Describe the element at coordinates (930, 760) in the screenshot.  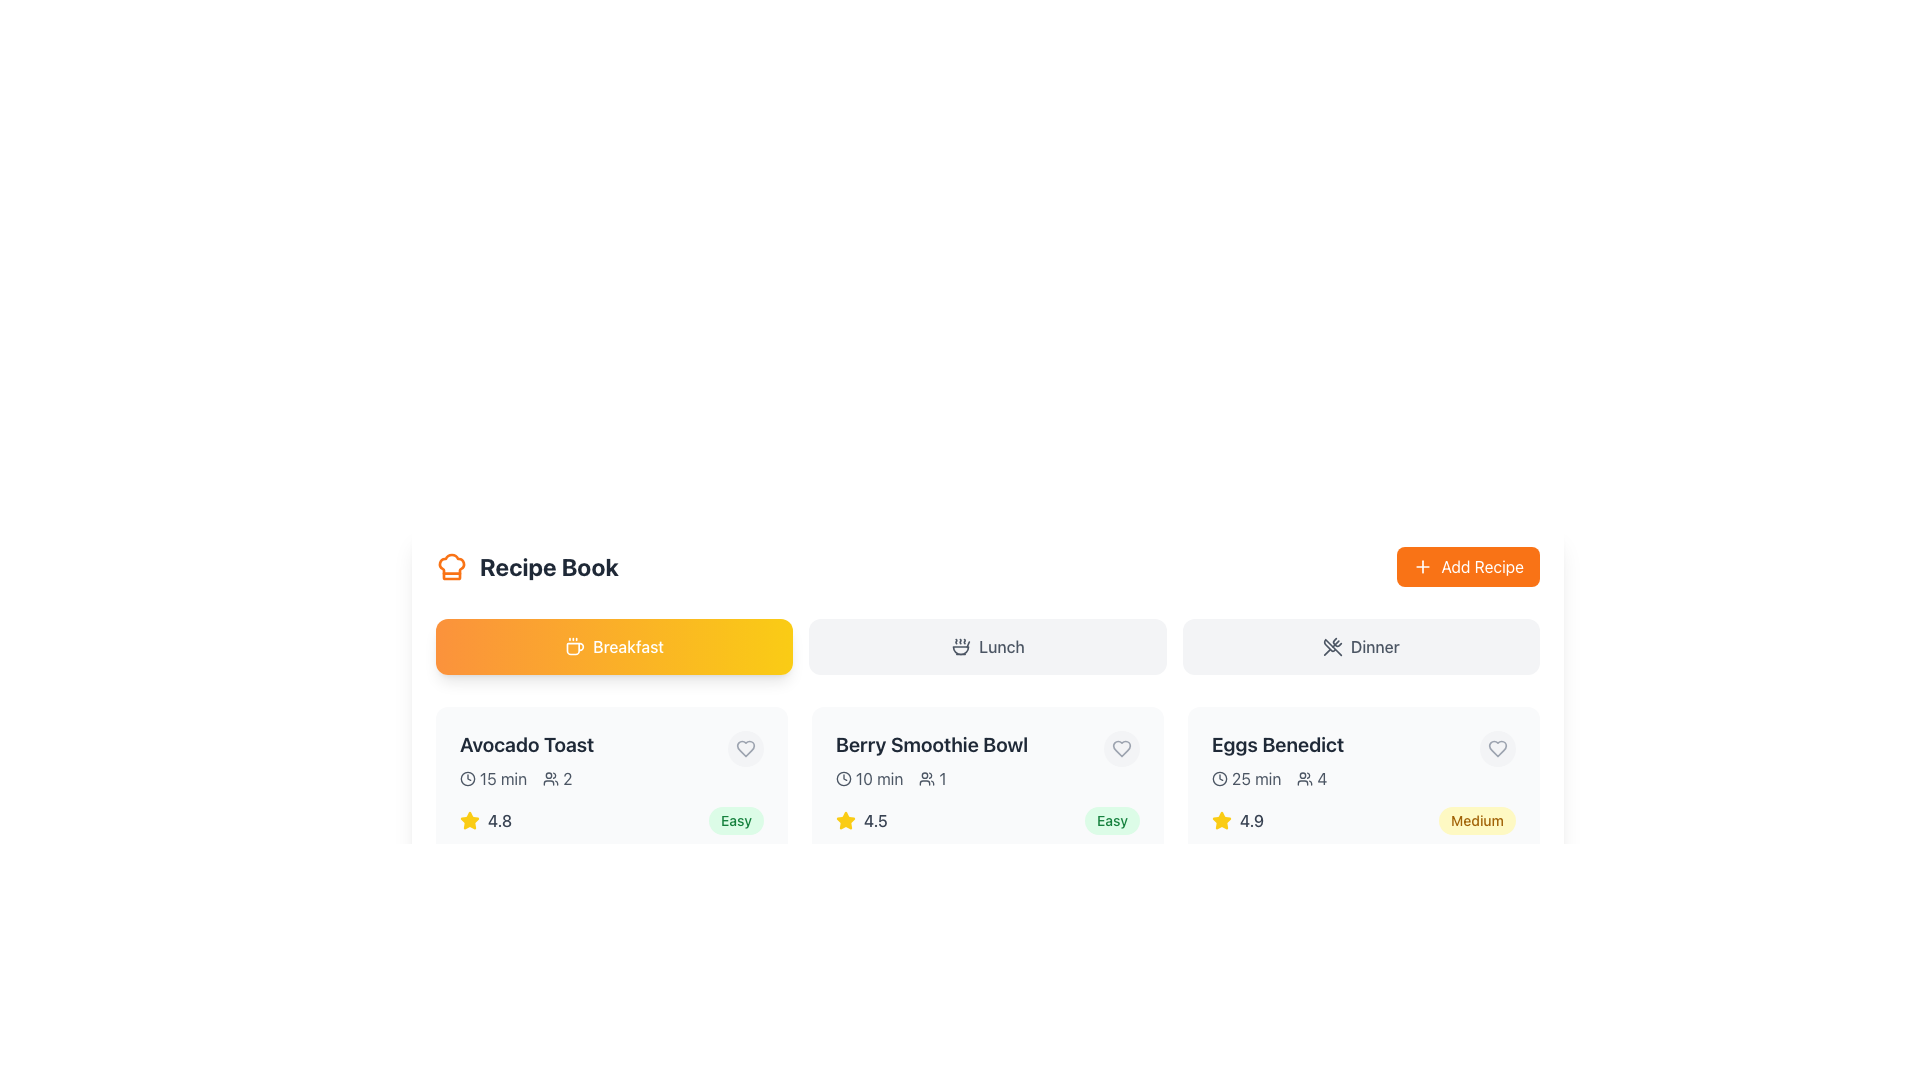
I see `the static display element titled 'Berry Smoothie Bowl', which includes the details '10 min' and '1', positioned below the 'Breakfast' section and between 'Avocado Toast' and 'Eggs Benedict'` at that location.